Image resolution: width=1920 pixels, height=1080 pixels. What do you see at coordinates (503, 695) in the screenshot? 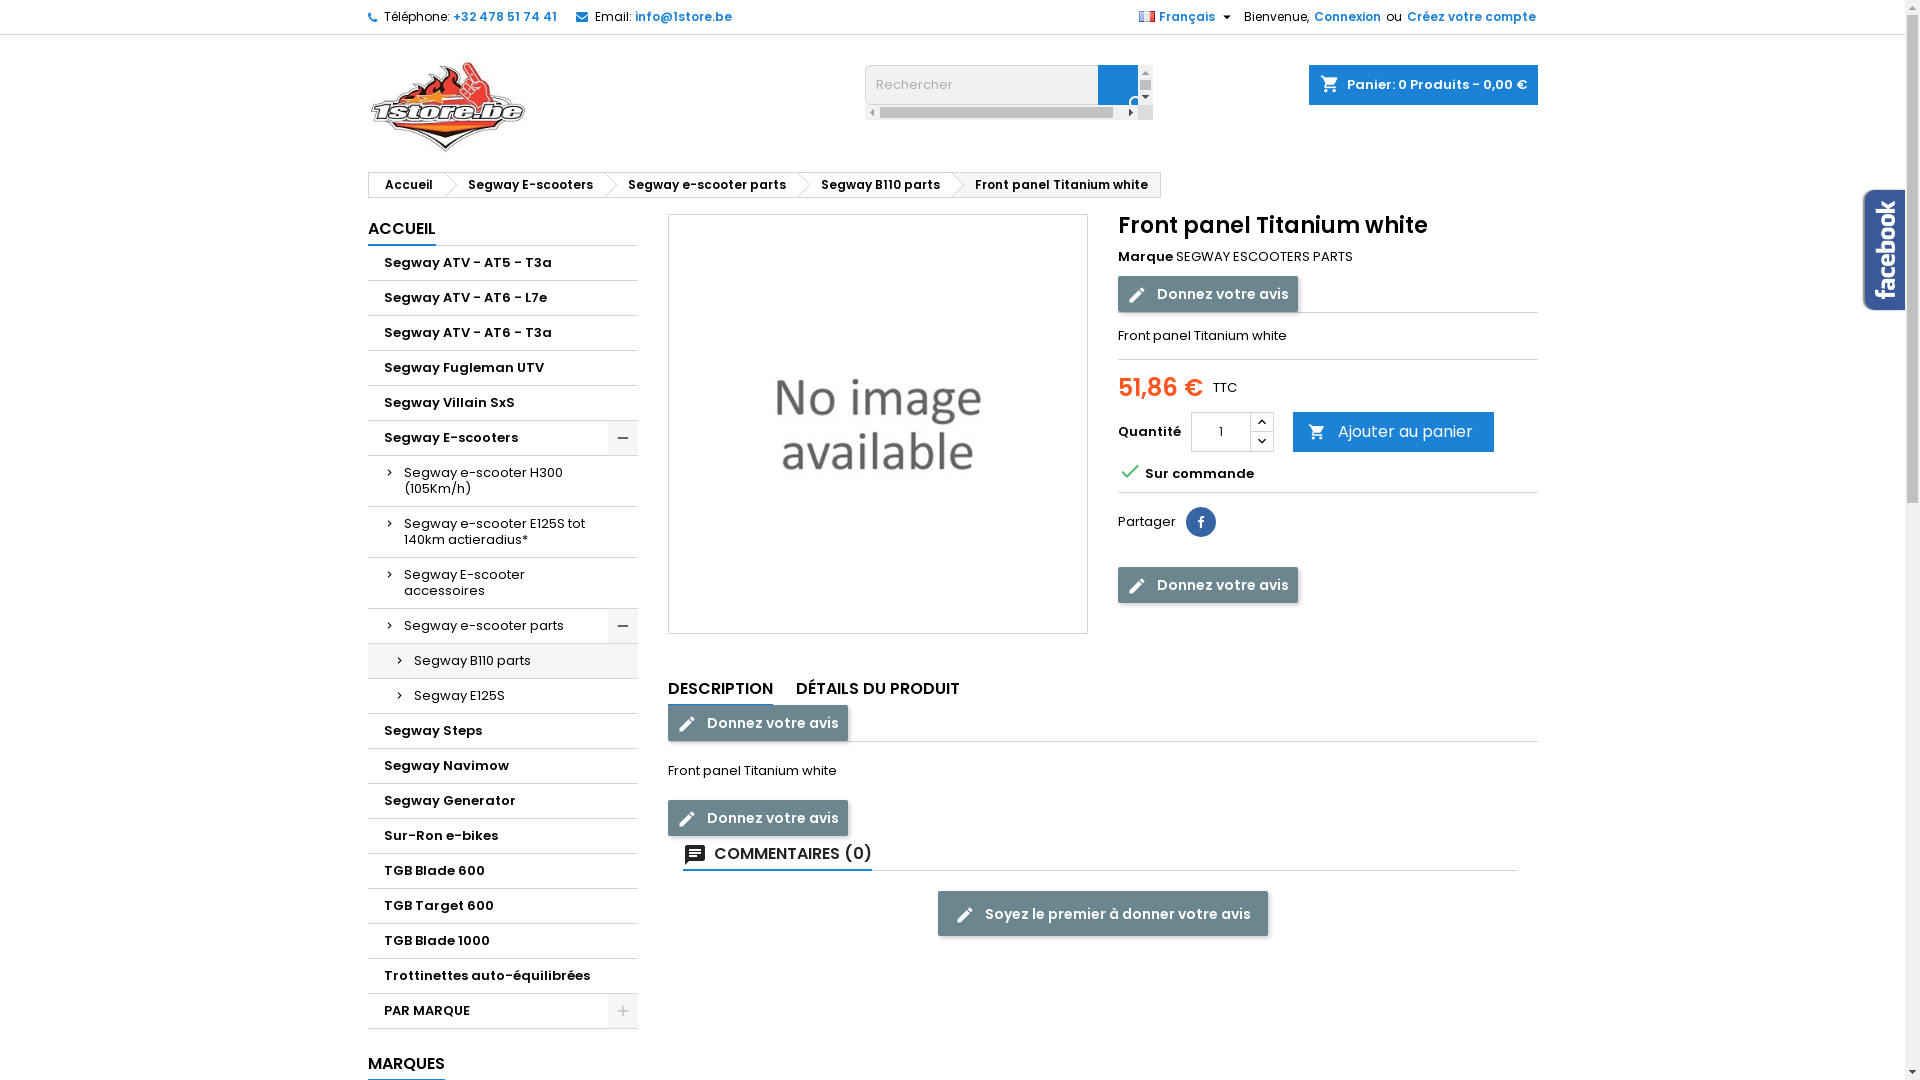
I see `'Segway E125S'` at bounding box center [503, 695].